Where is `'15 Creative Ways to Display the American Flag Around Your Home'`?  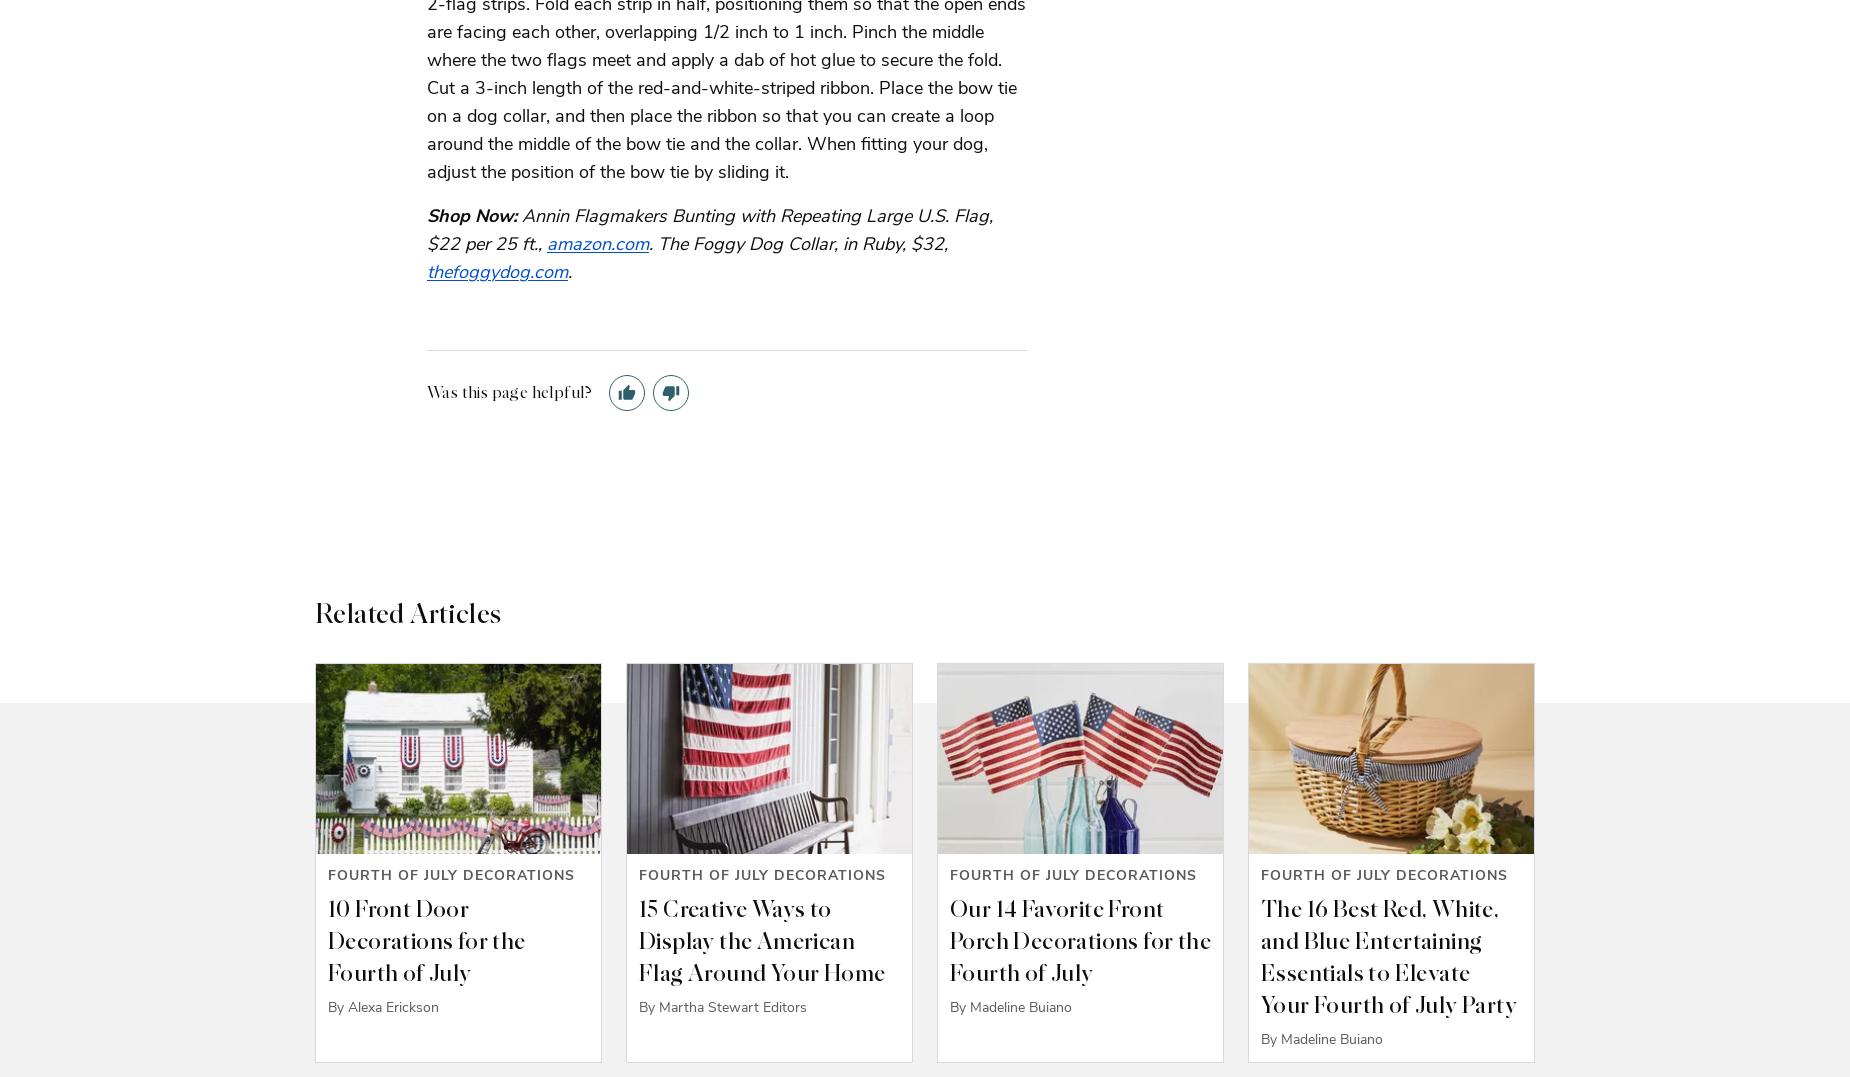 '15 Creative Ways to Display the American Flag Around Your Home' is located at coordinates (762, 939).